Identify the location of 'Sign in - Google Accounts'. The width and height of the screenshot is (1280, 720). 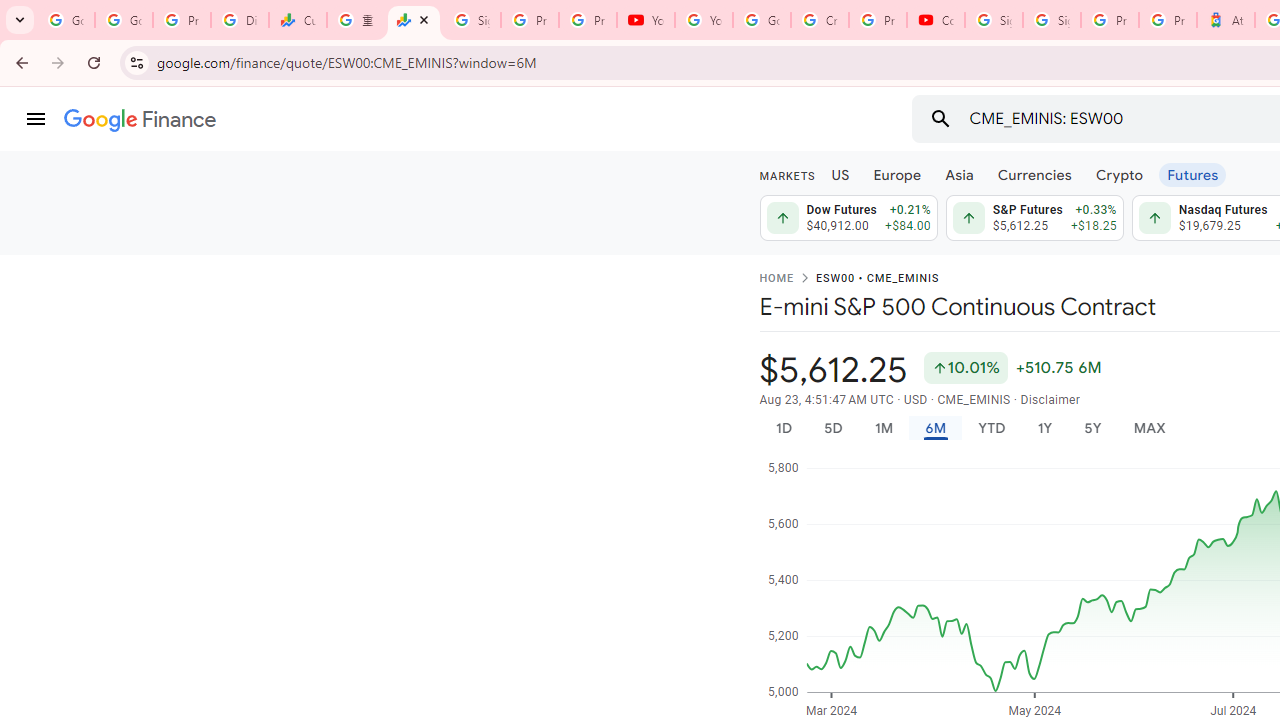
(1051, 20).